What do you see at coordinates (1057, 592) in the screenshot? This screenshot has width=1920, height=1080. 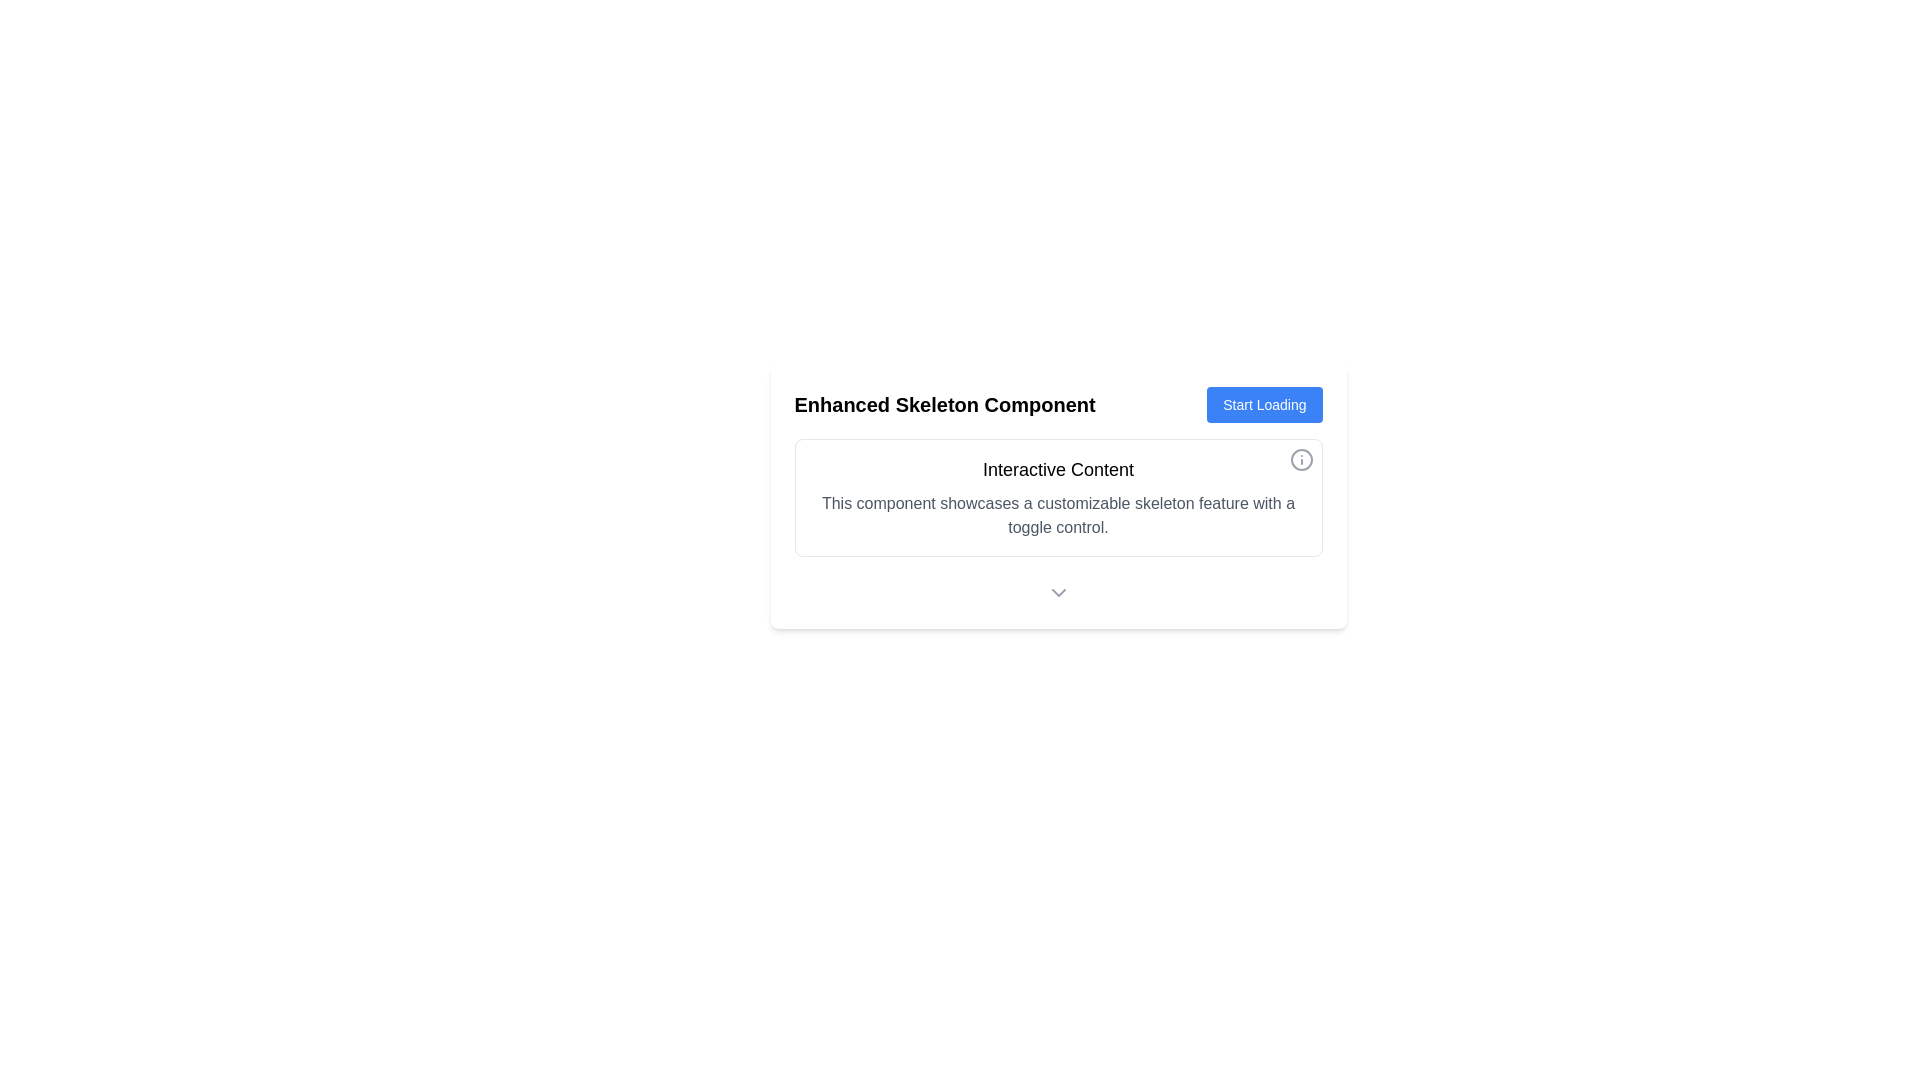 I see `the chevron-down icon located at the bottom of the 'Enhanced Skeleton Component' card` at bounding box center [1057, 592].